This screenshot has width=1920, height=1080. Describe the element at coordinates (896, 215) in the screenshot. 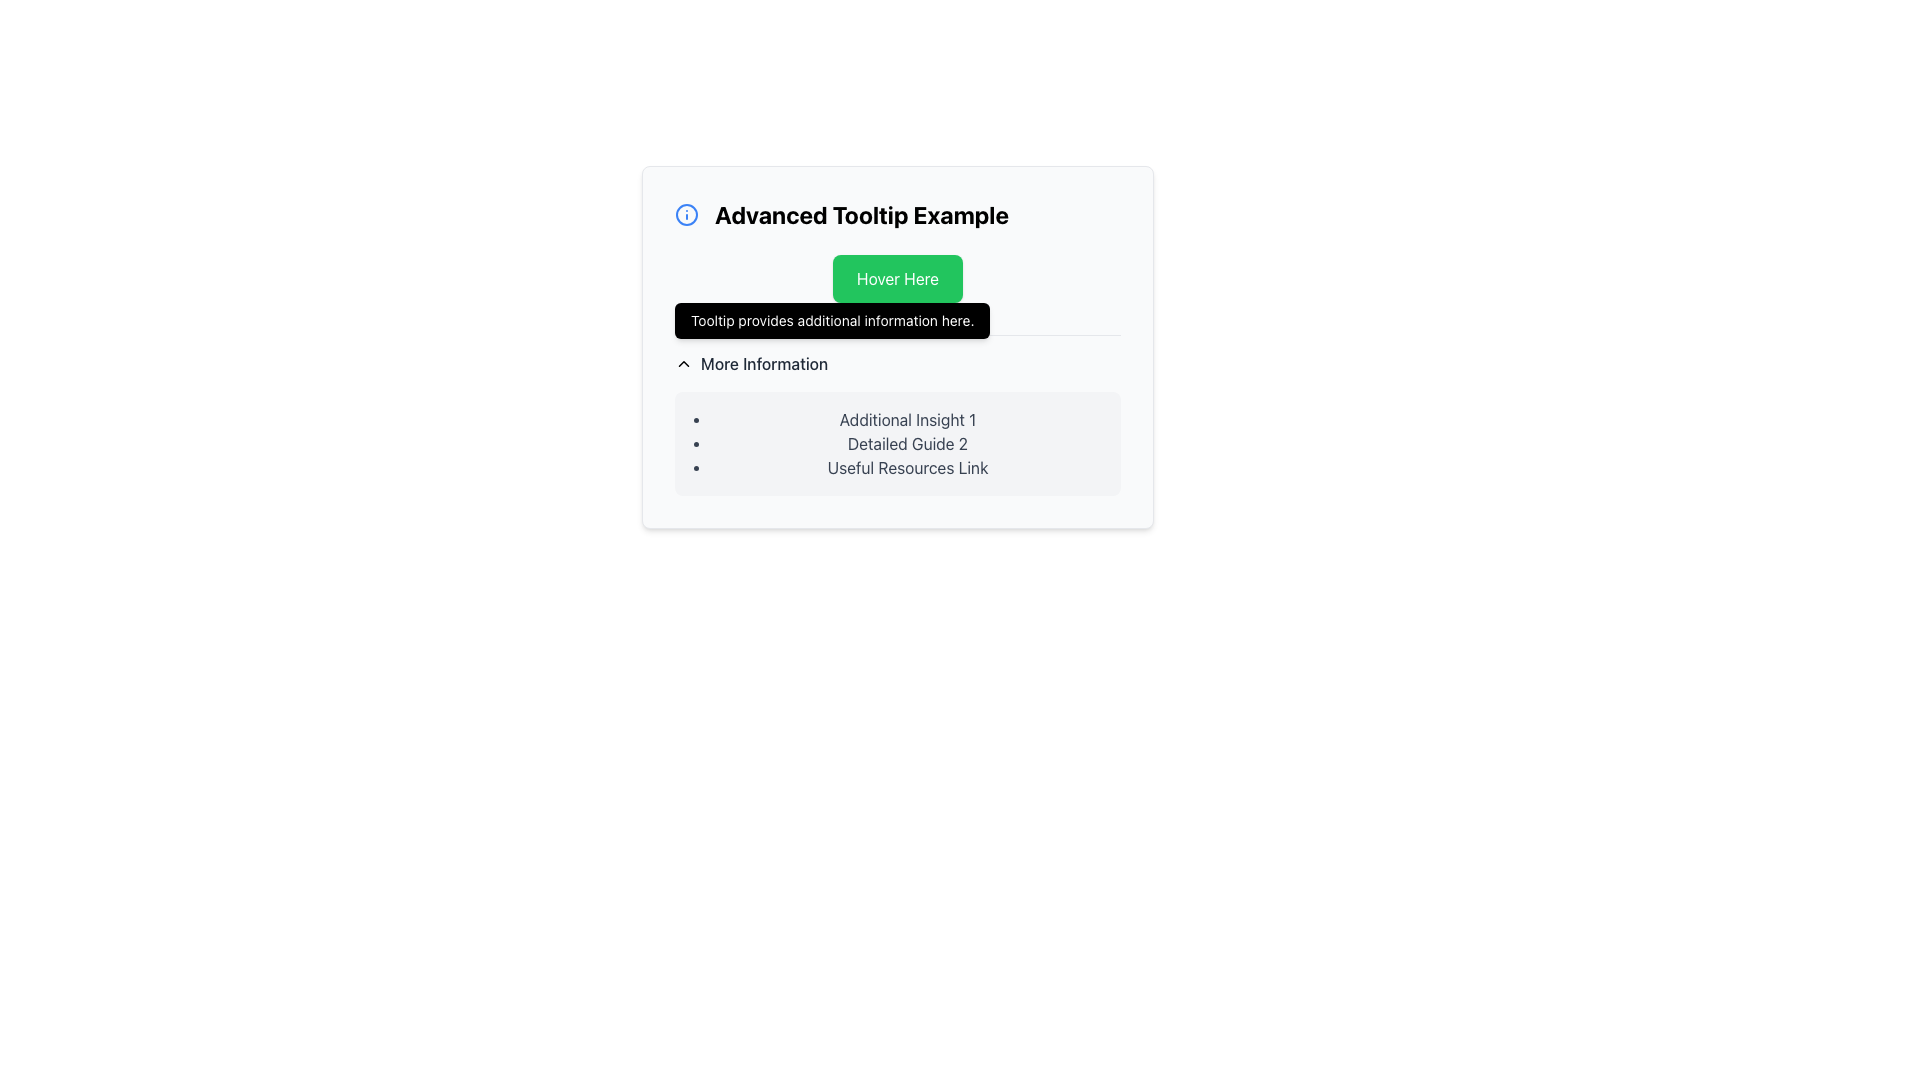

I see `the Text Label that serves as a title or header, located above the green button labeled 'Hover Here' and next to an information icon` at that location.